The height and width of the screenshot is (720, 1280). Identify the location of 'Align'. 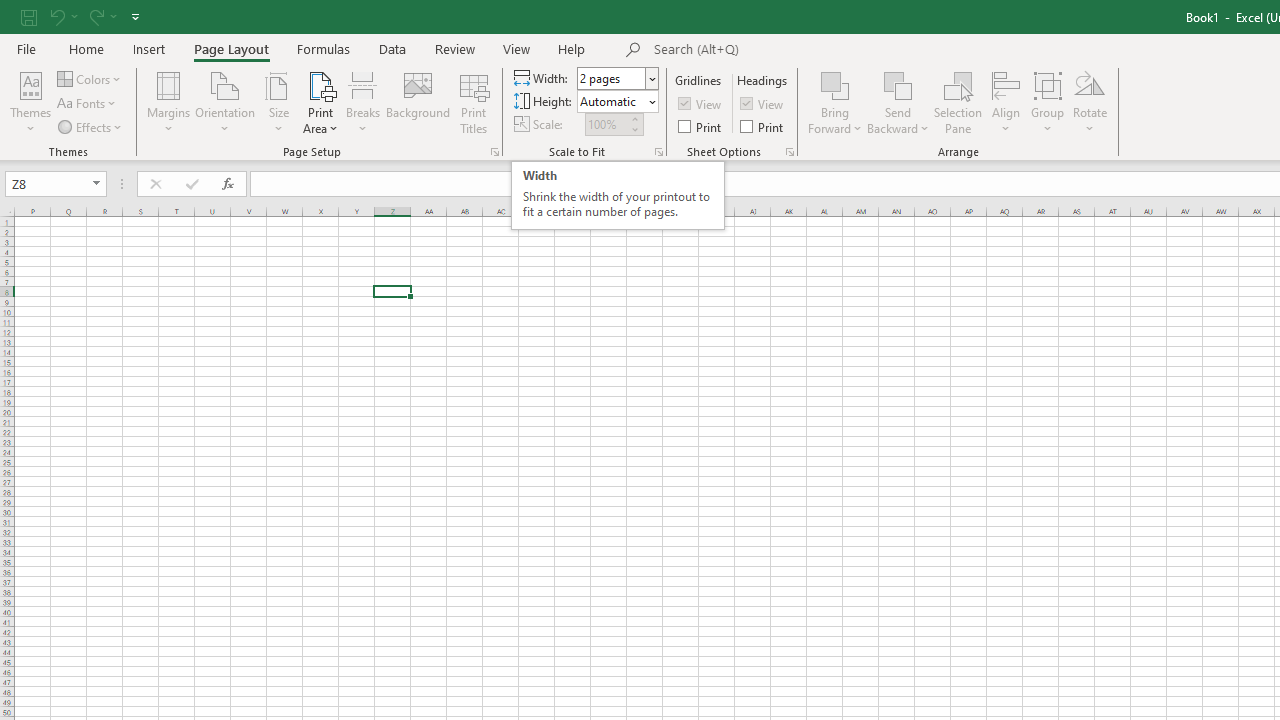
(1006, 103).